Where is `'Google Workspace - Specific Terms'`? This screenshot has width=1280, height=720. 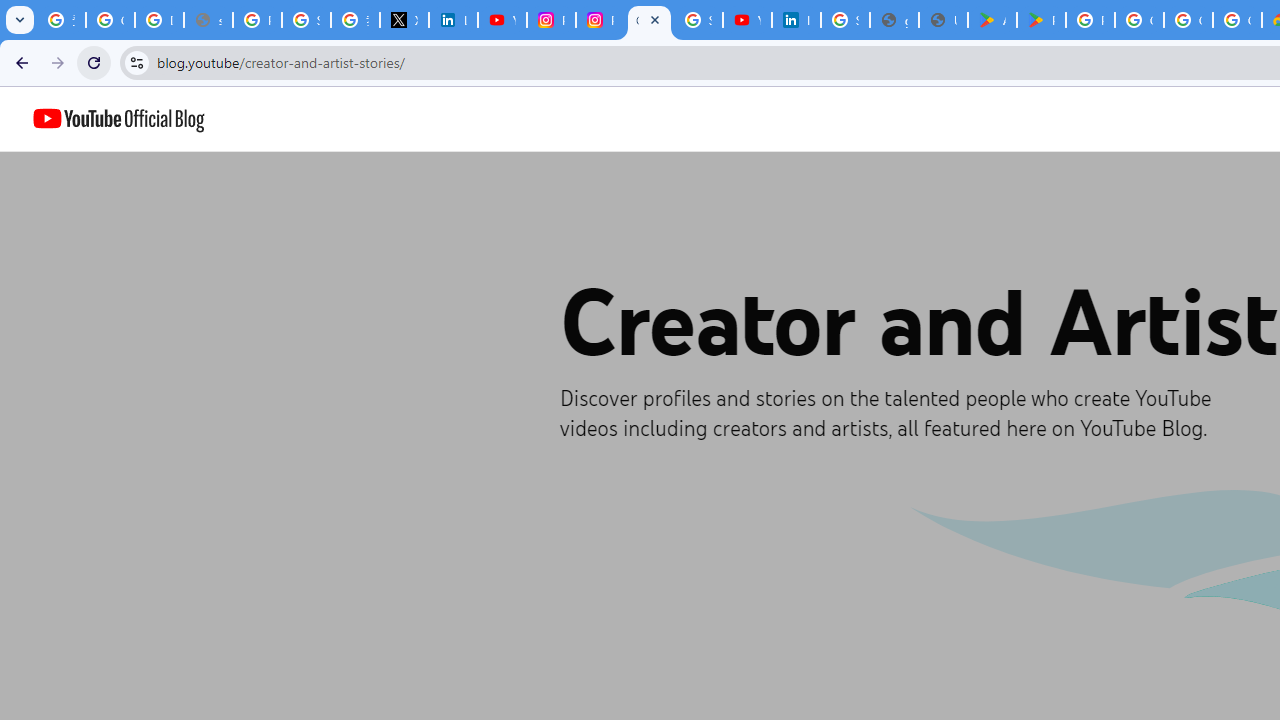
'Google Workspace - Specific Terms' is located at coordinates (1236, 20).